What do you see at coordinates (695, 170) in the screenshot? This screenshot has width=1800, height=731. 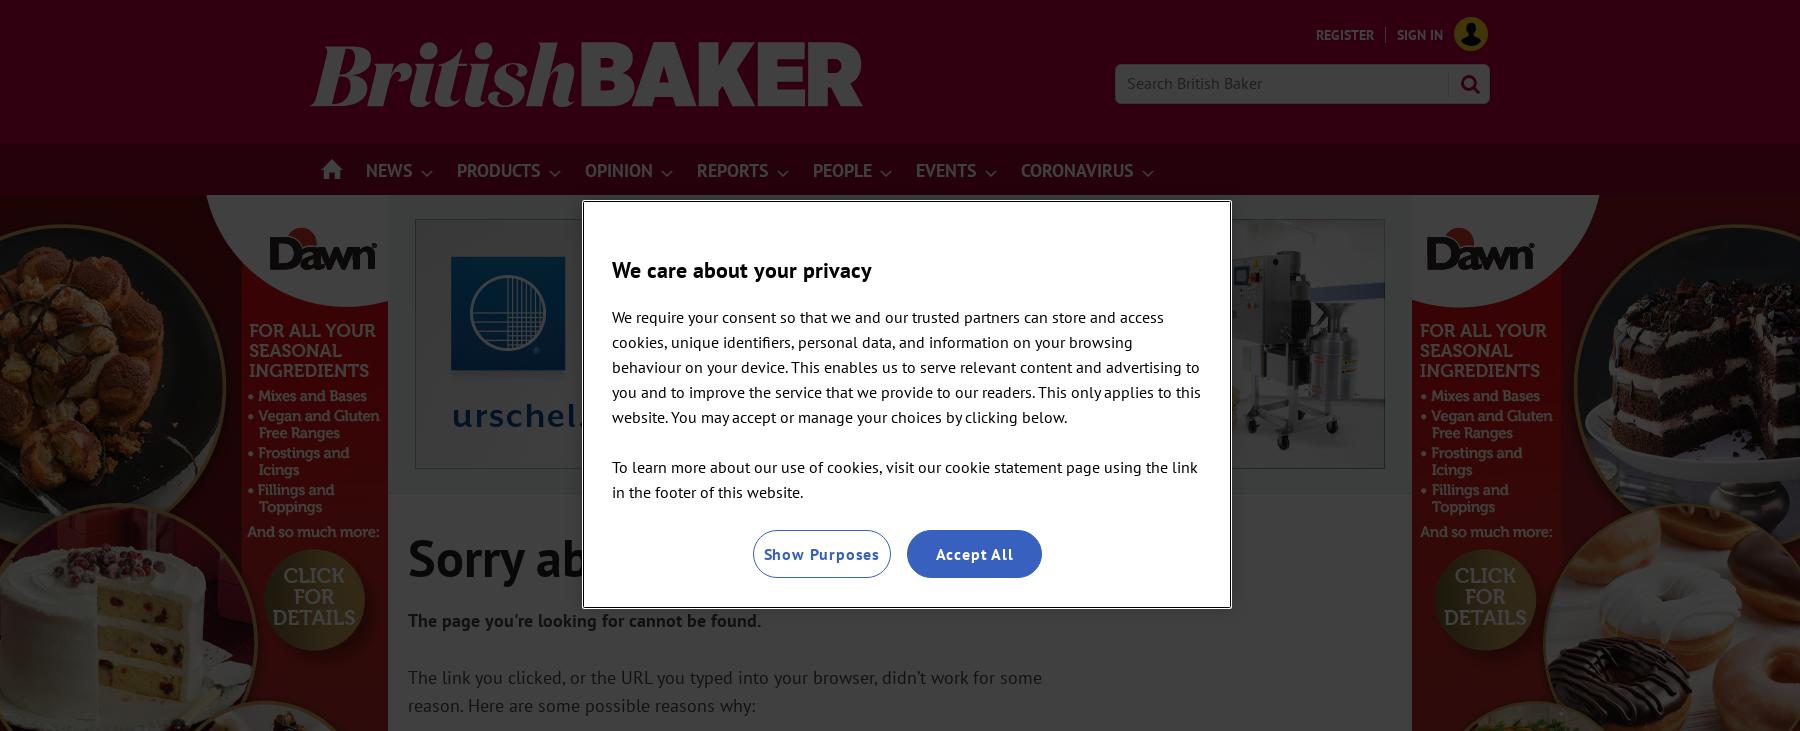 I see `'Reports'` at bounding box center [695, 170].